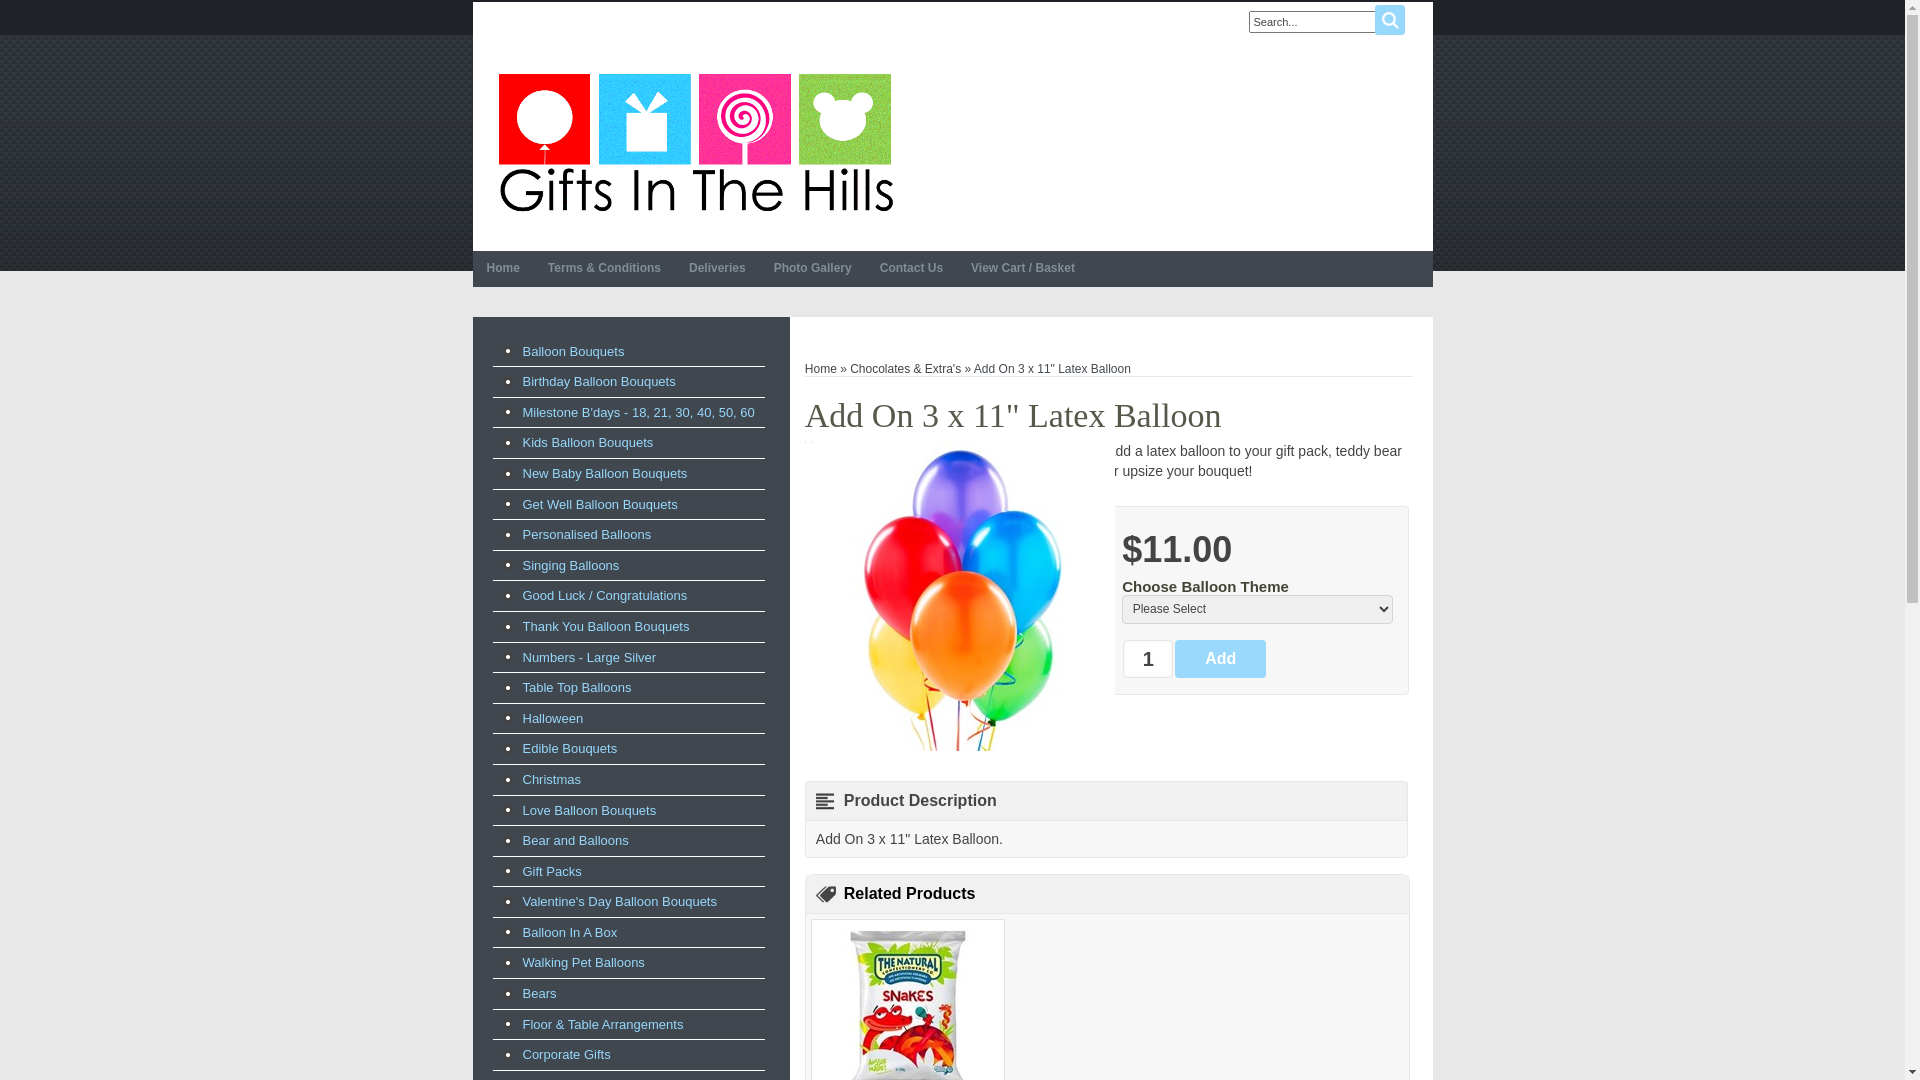  I want to click on 'Christmas', so click(627, 778).